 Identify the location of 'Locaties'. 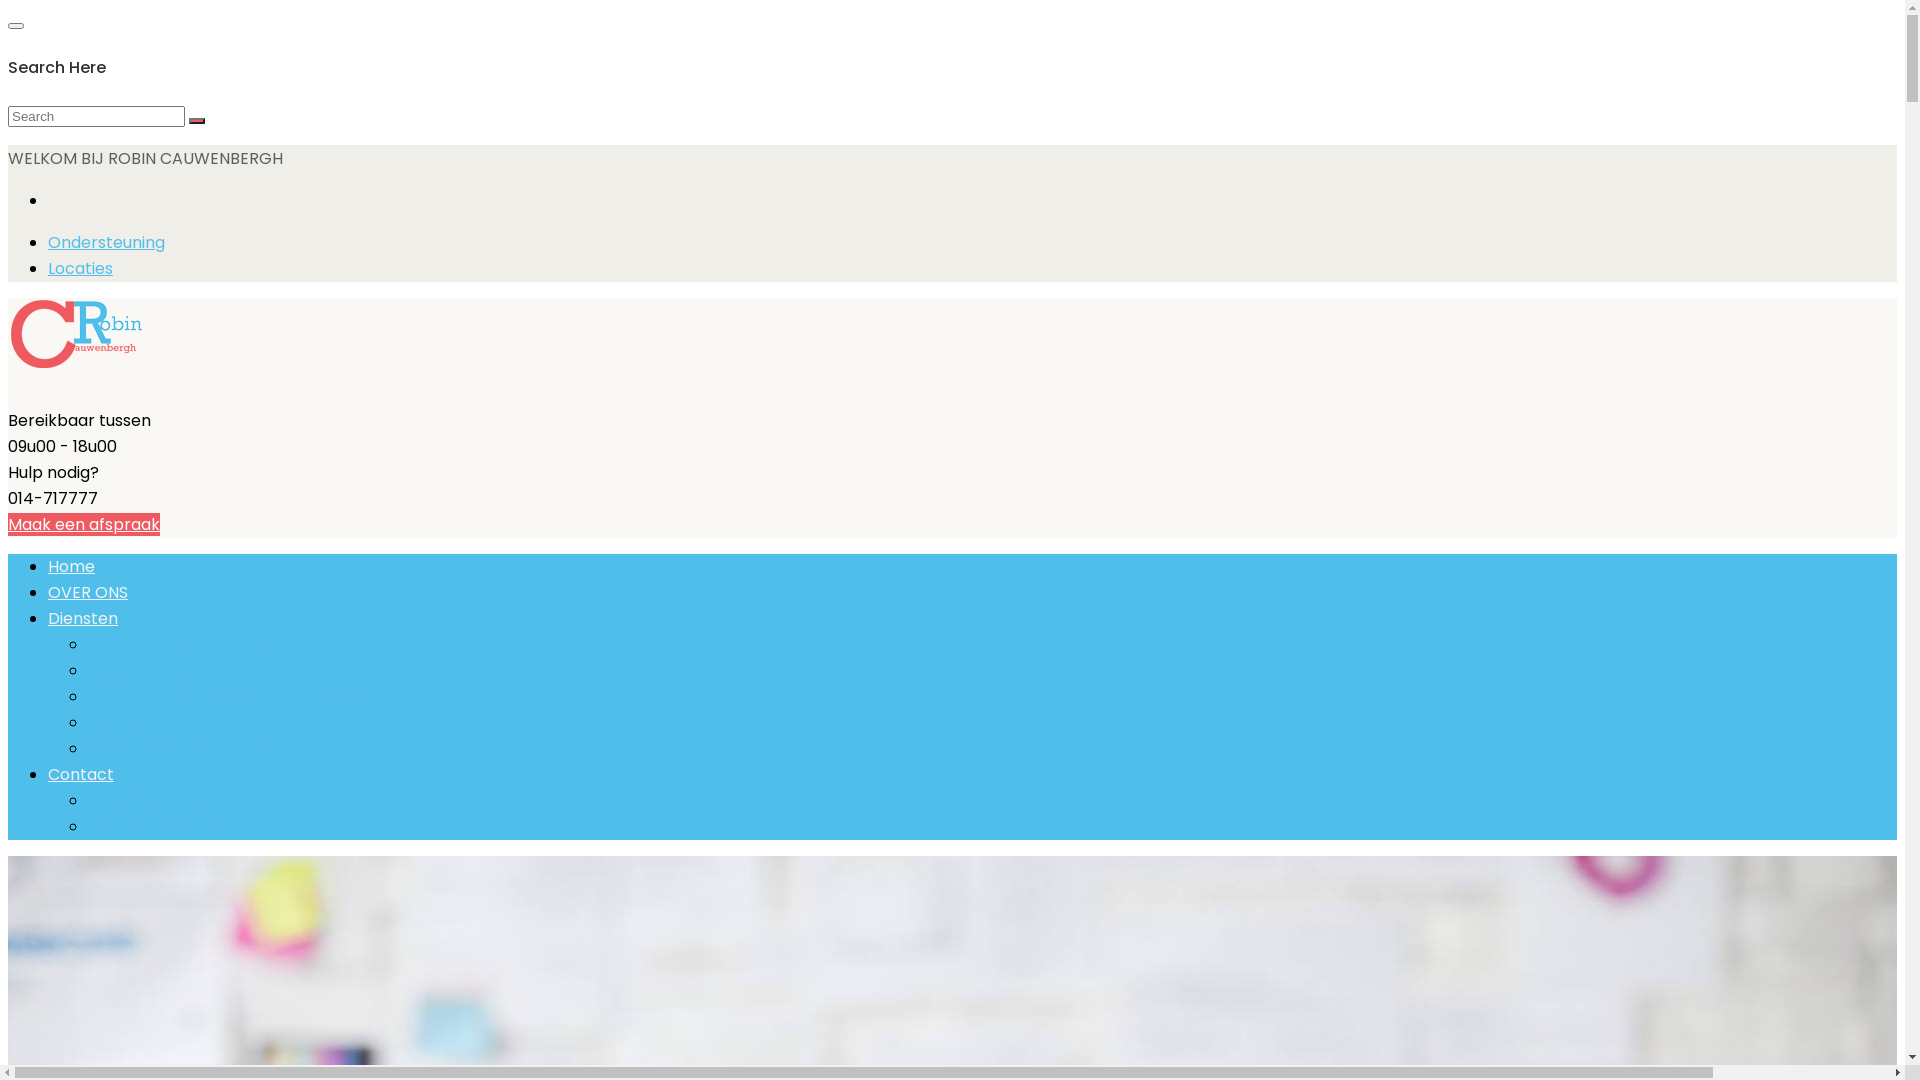
(48, 267).